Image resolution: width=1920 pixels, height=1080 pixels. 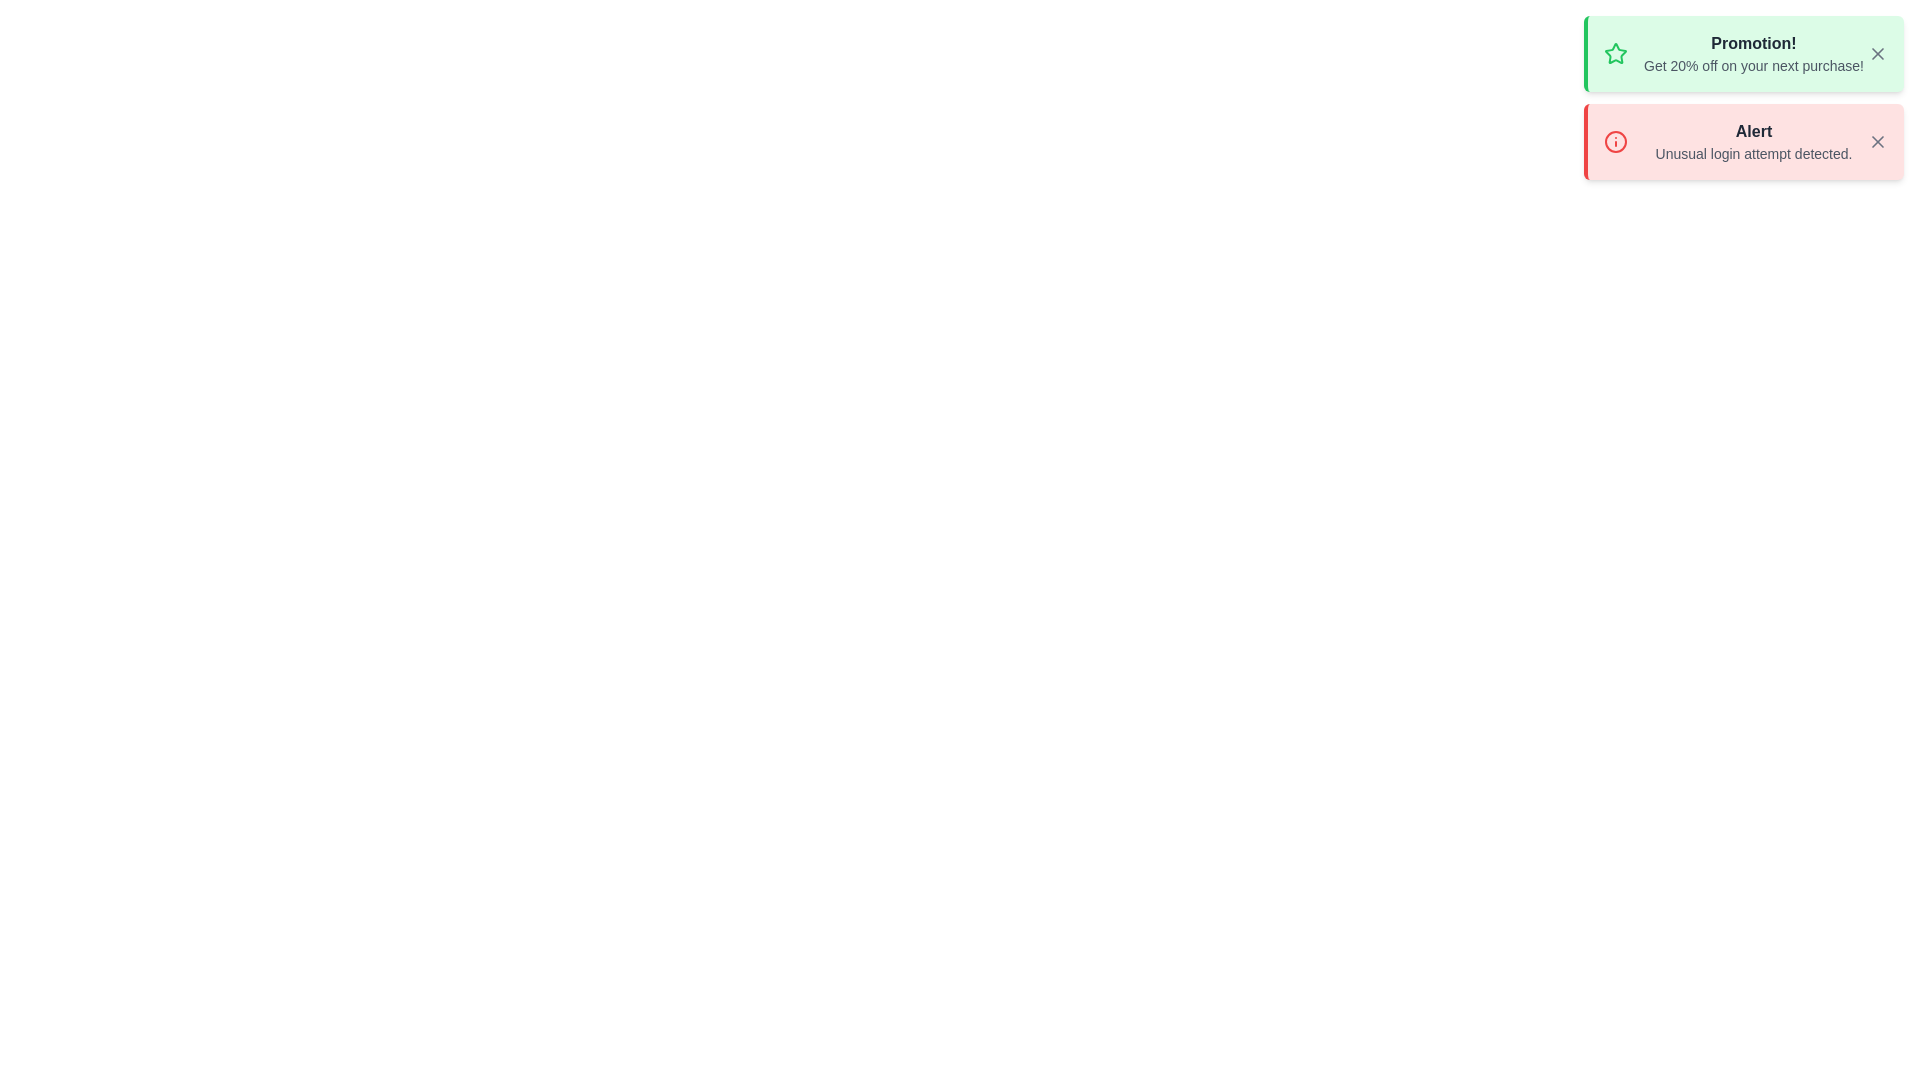 I want to click on the close button located at the top-right corner of the green notification box titled 'Promotion!' to observe a styling change, so click(x=1876, y=53).